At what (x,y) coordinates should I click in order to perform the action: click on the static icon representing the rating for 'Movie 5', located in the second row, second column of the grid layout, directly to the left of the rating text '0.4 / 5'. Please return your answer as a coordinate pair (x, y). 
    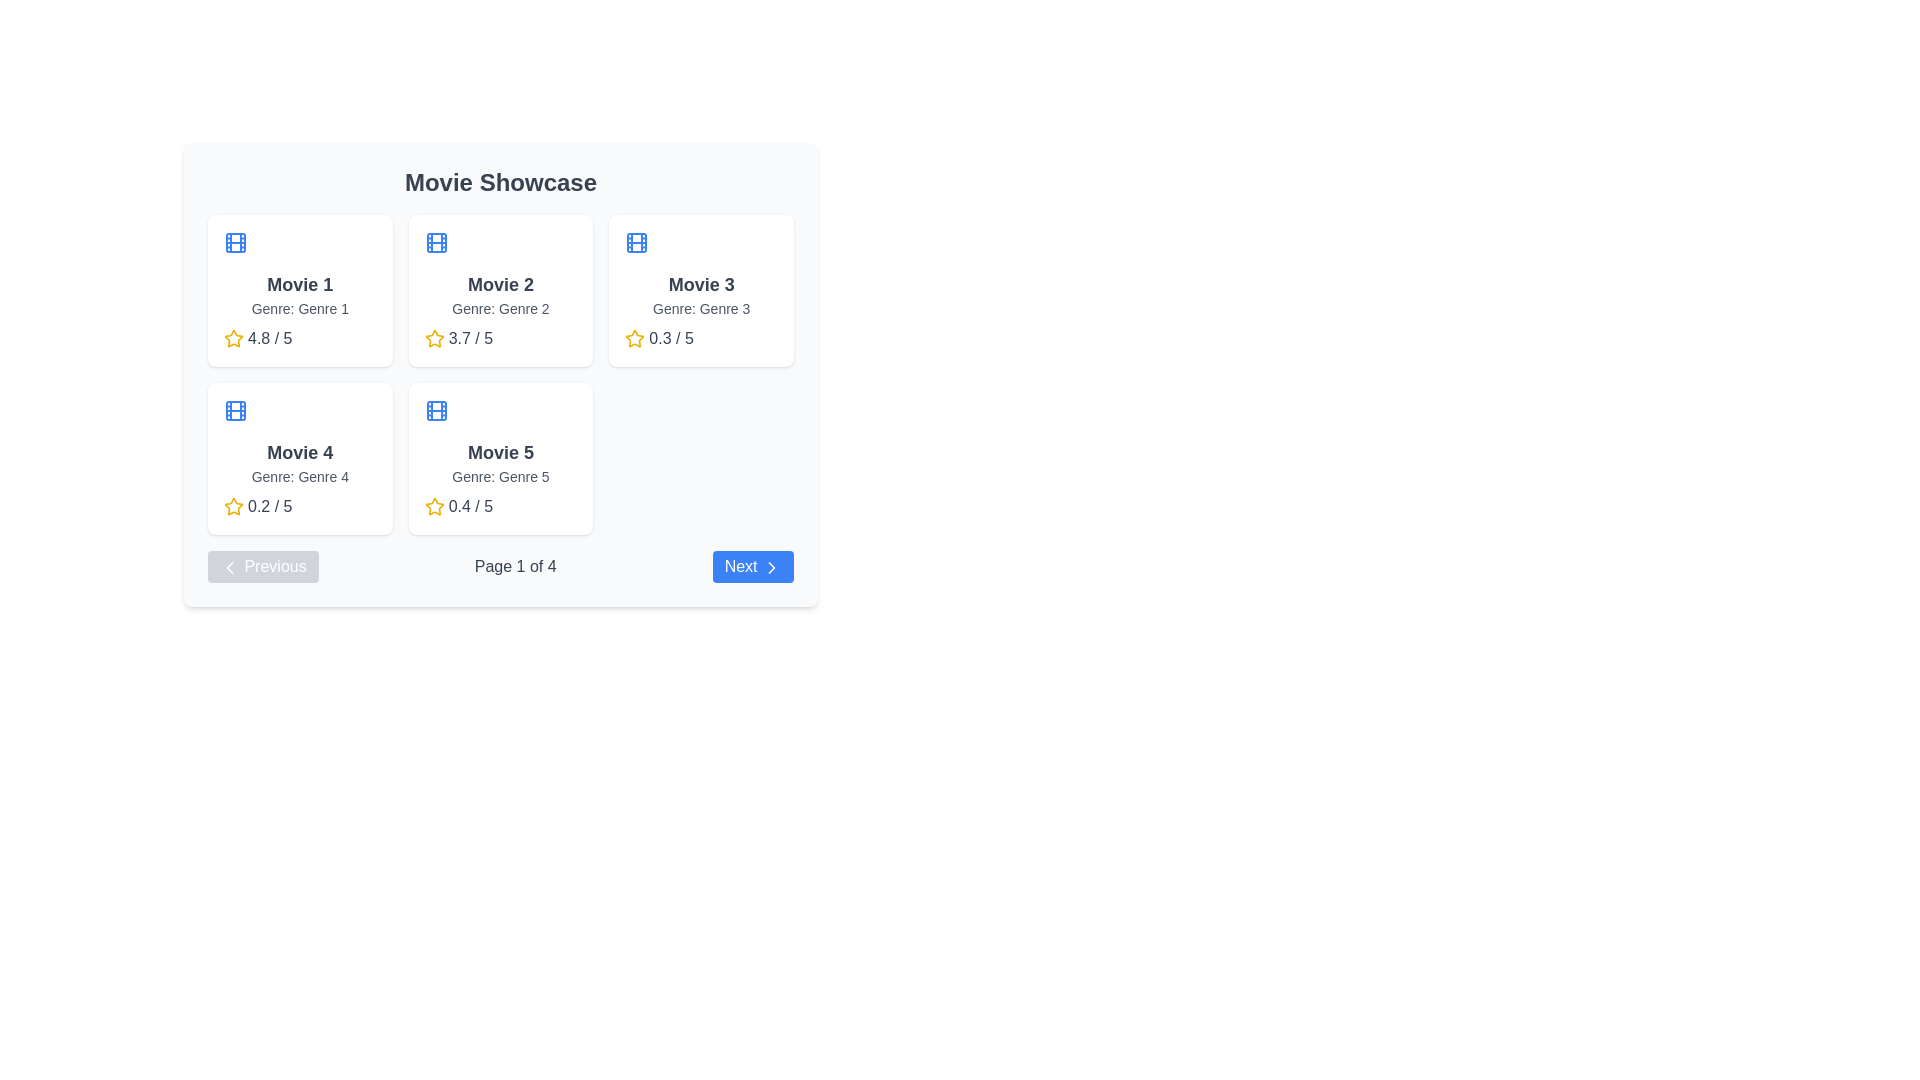
    Looking at the image, I should click on (433, 505).